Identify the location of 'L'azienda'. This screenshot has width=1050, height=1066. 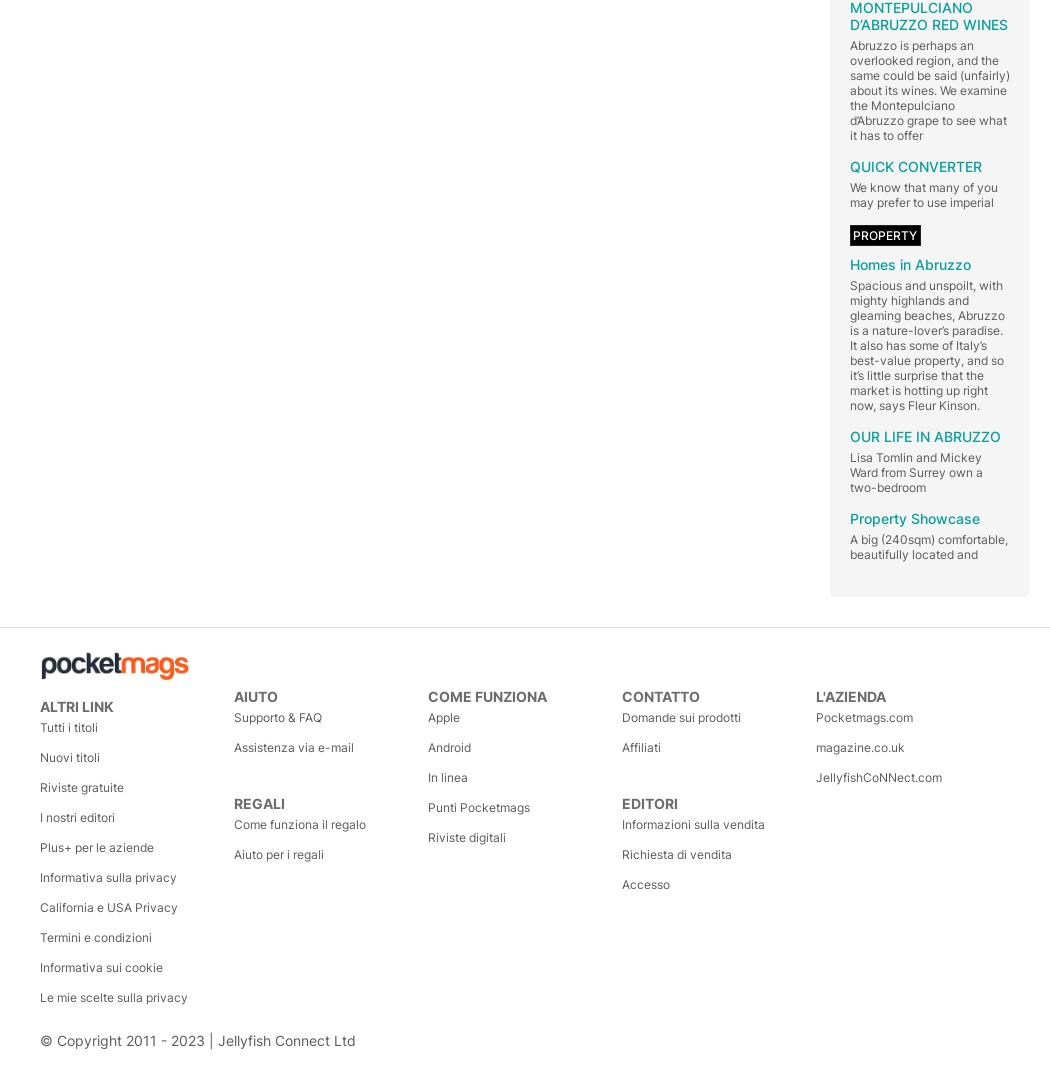
(851, 694).